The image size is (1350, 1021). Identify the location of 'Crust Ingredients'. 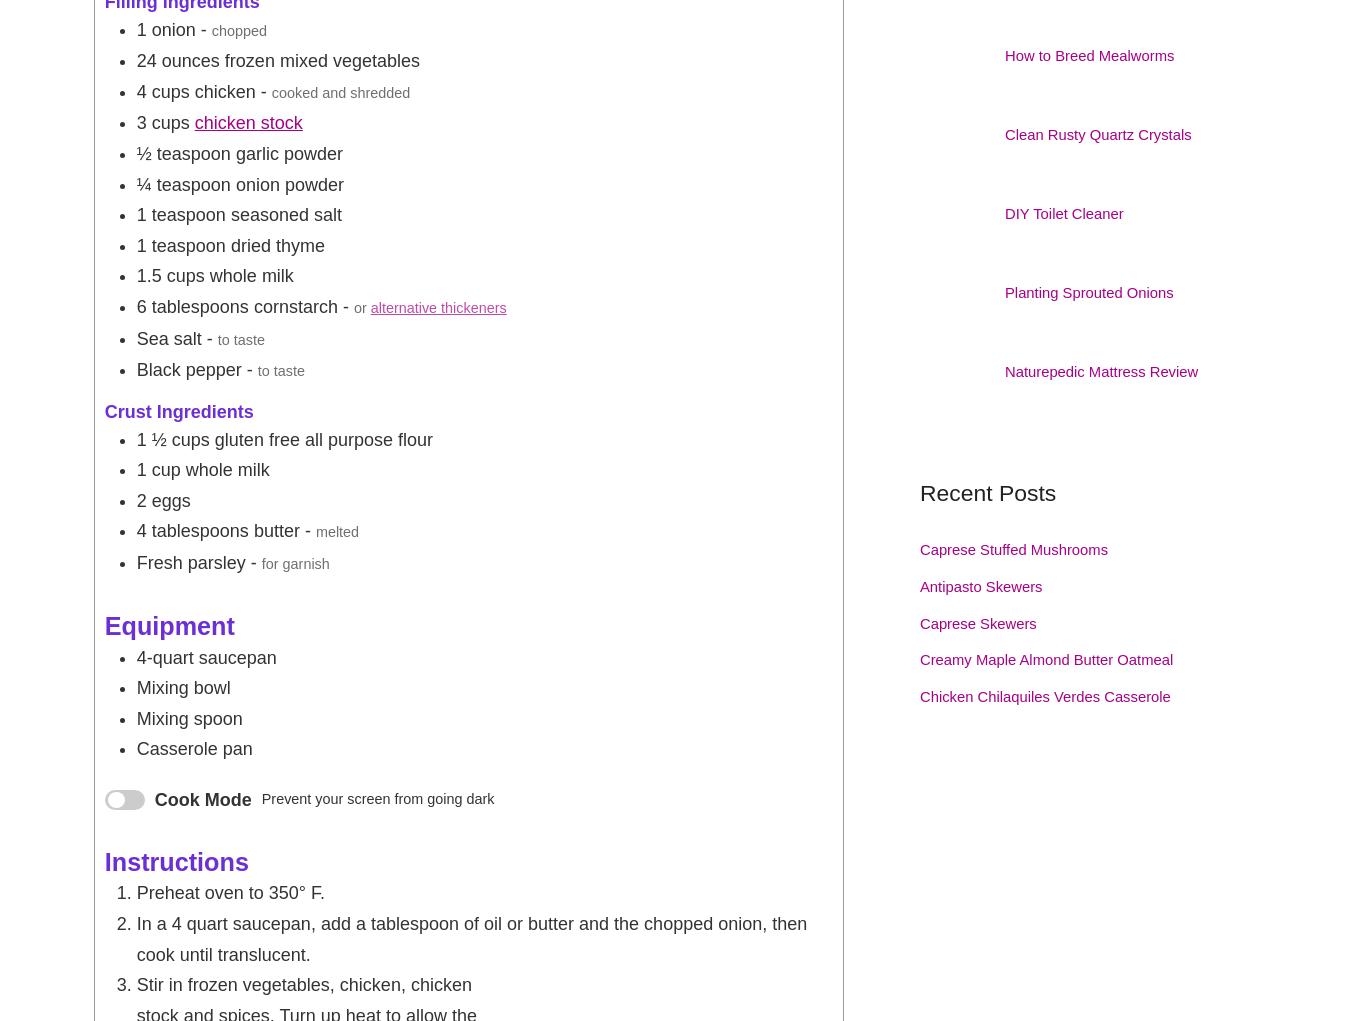
(178, 410).